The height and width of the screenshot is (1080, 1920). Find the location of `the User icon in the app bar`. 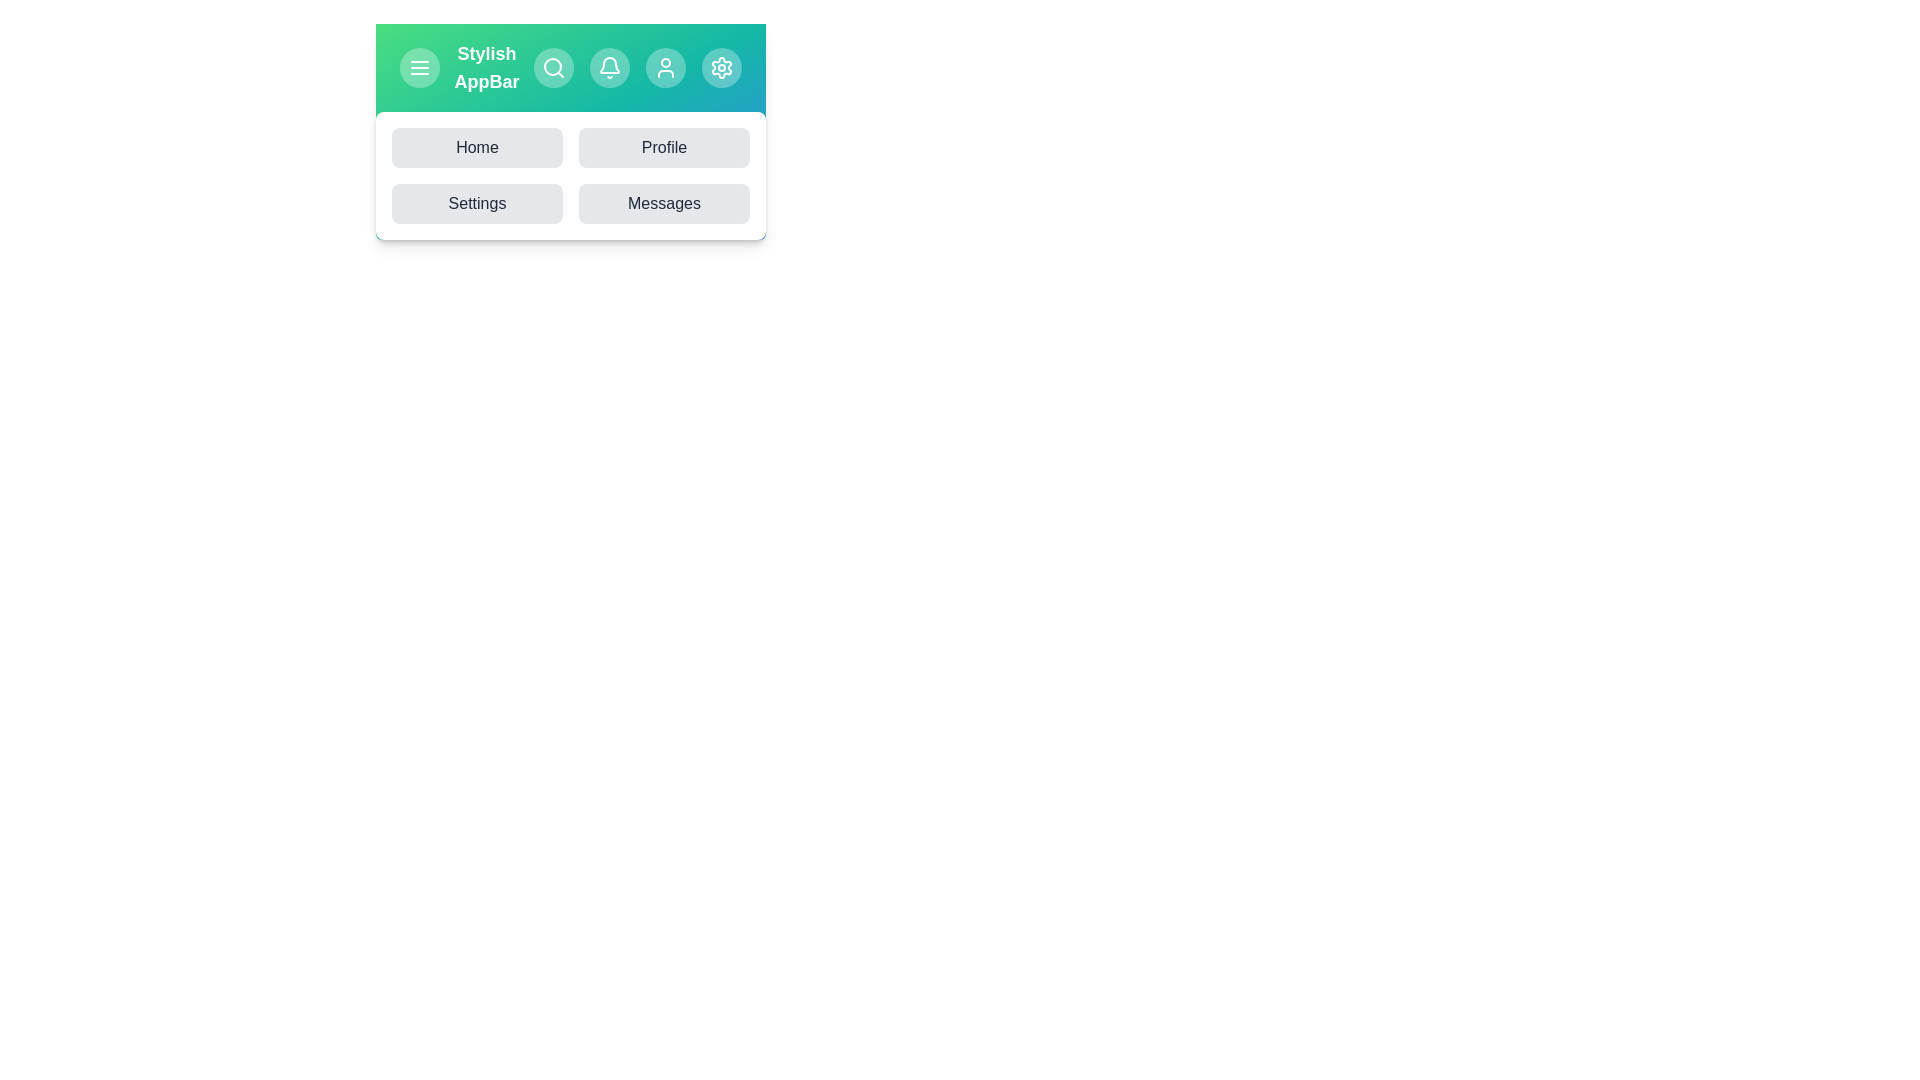

the User icon in the app bar is located at coordinates (666, 67).